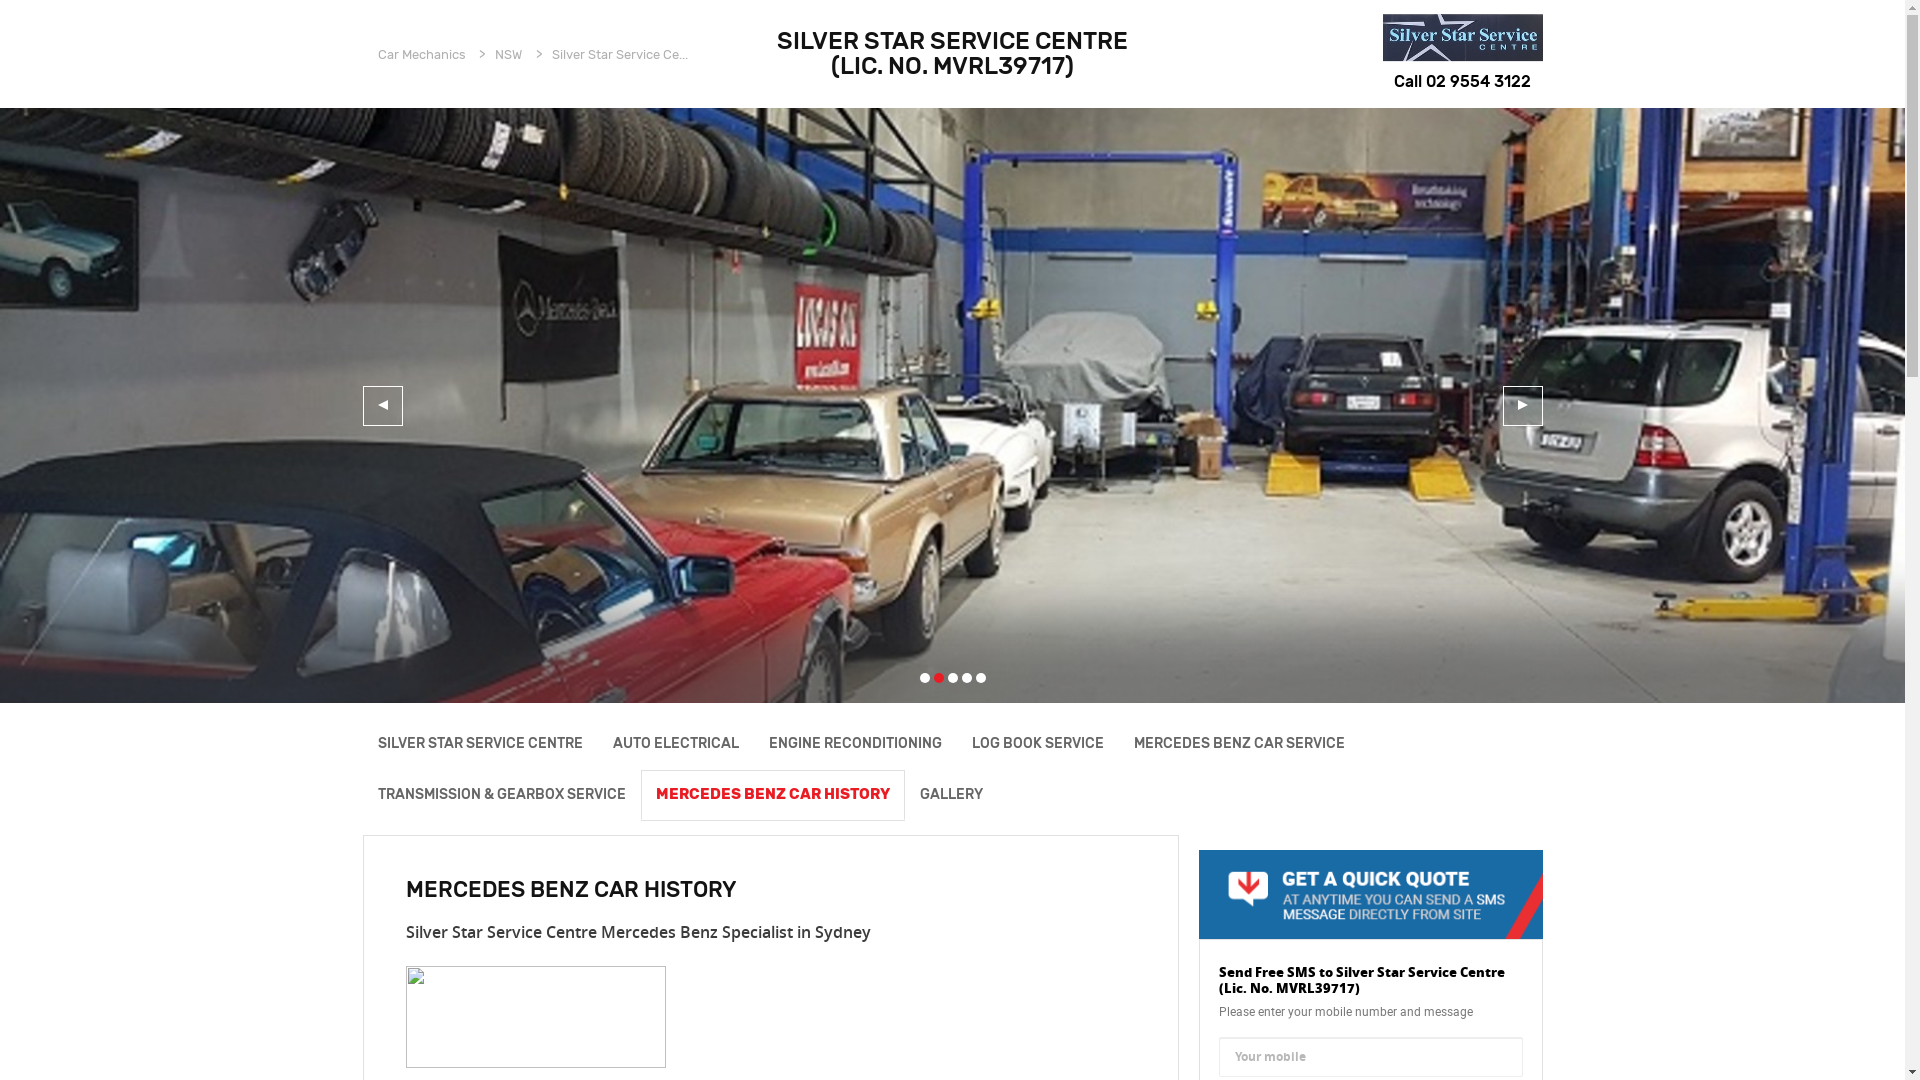 The height and width of the screenshot is (1080, 1920). Describe the element at coordinates (919, 677) in the screenshot. I see `'1'` at that location.